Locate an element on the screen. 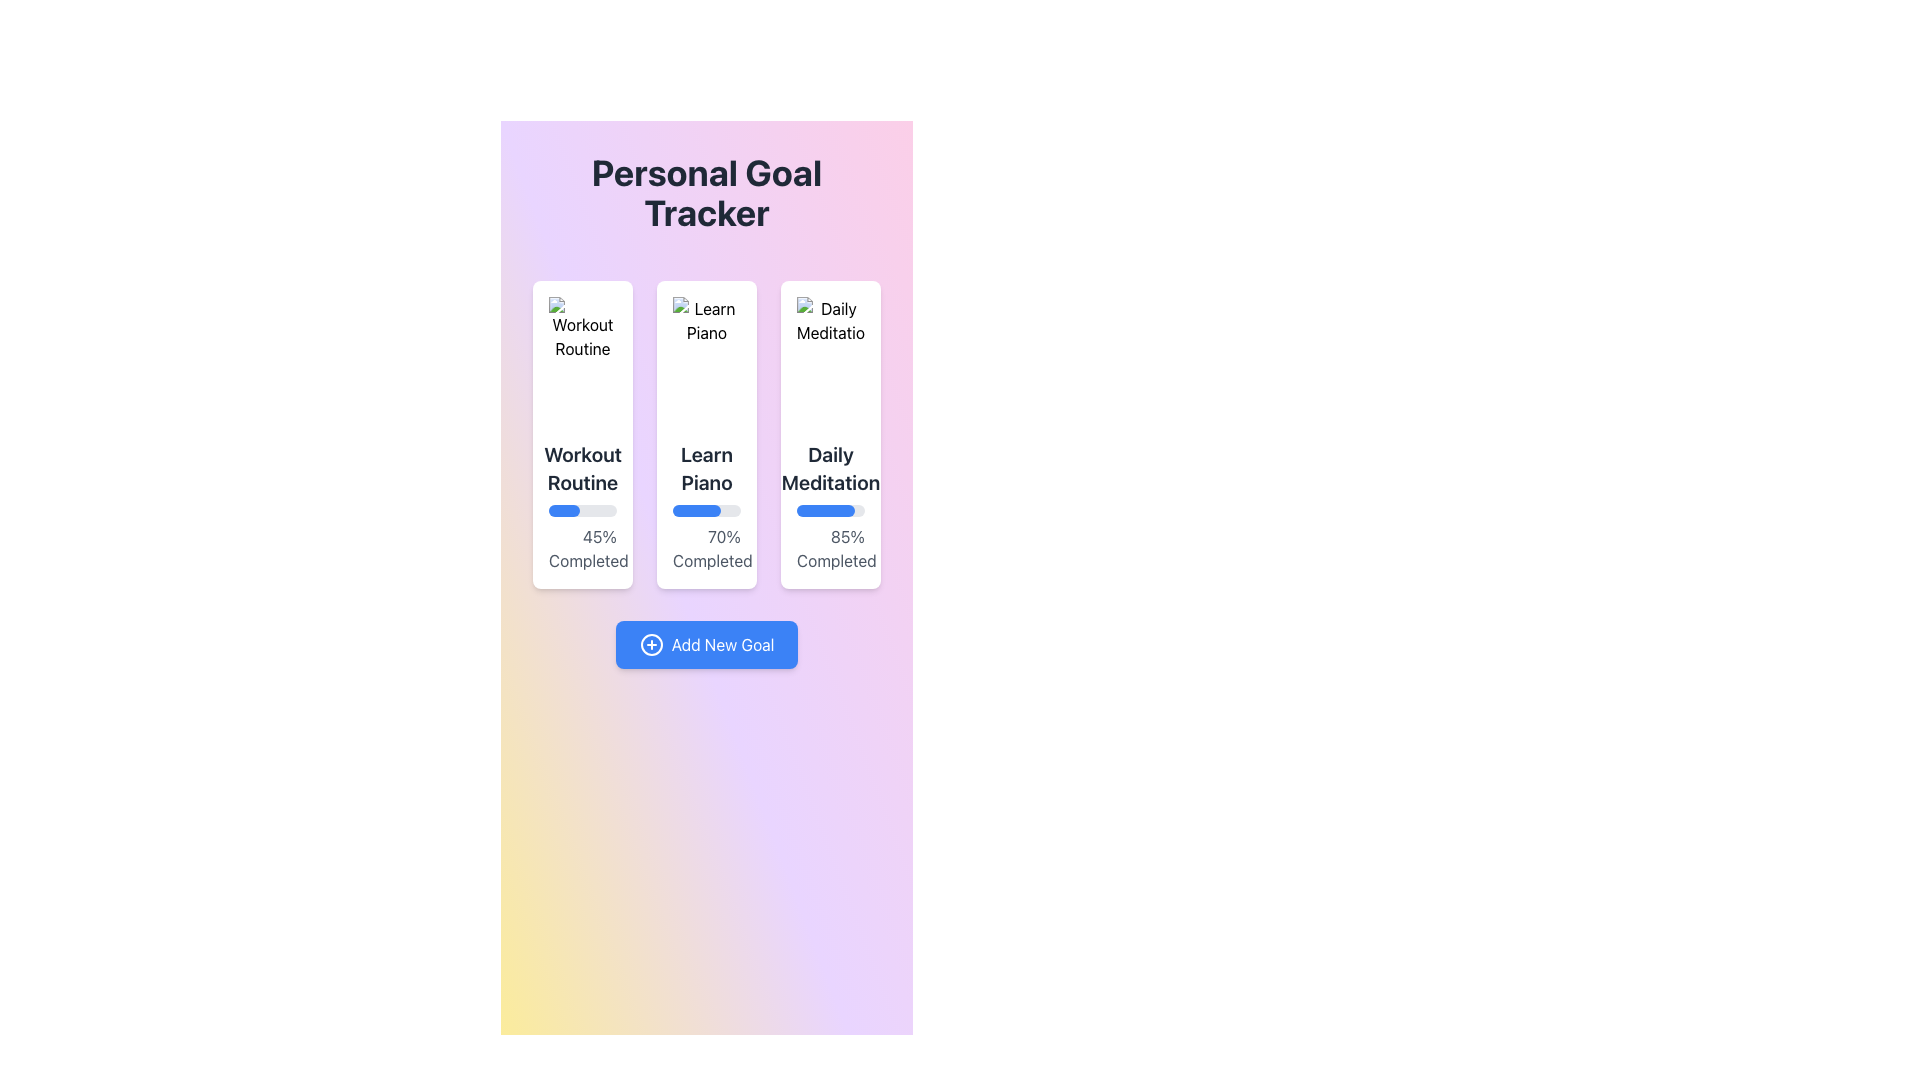 This screenshot has width=1920, height=1080. the informational Text label indicating the progress percentage for the user's piano learning goal, located at the bottom of the Learn Piano card is located at coordinates (706, 548).